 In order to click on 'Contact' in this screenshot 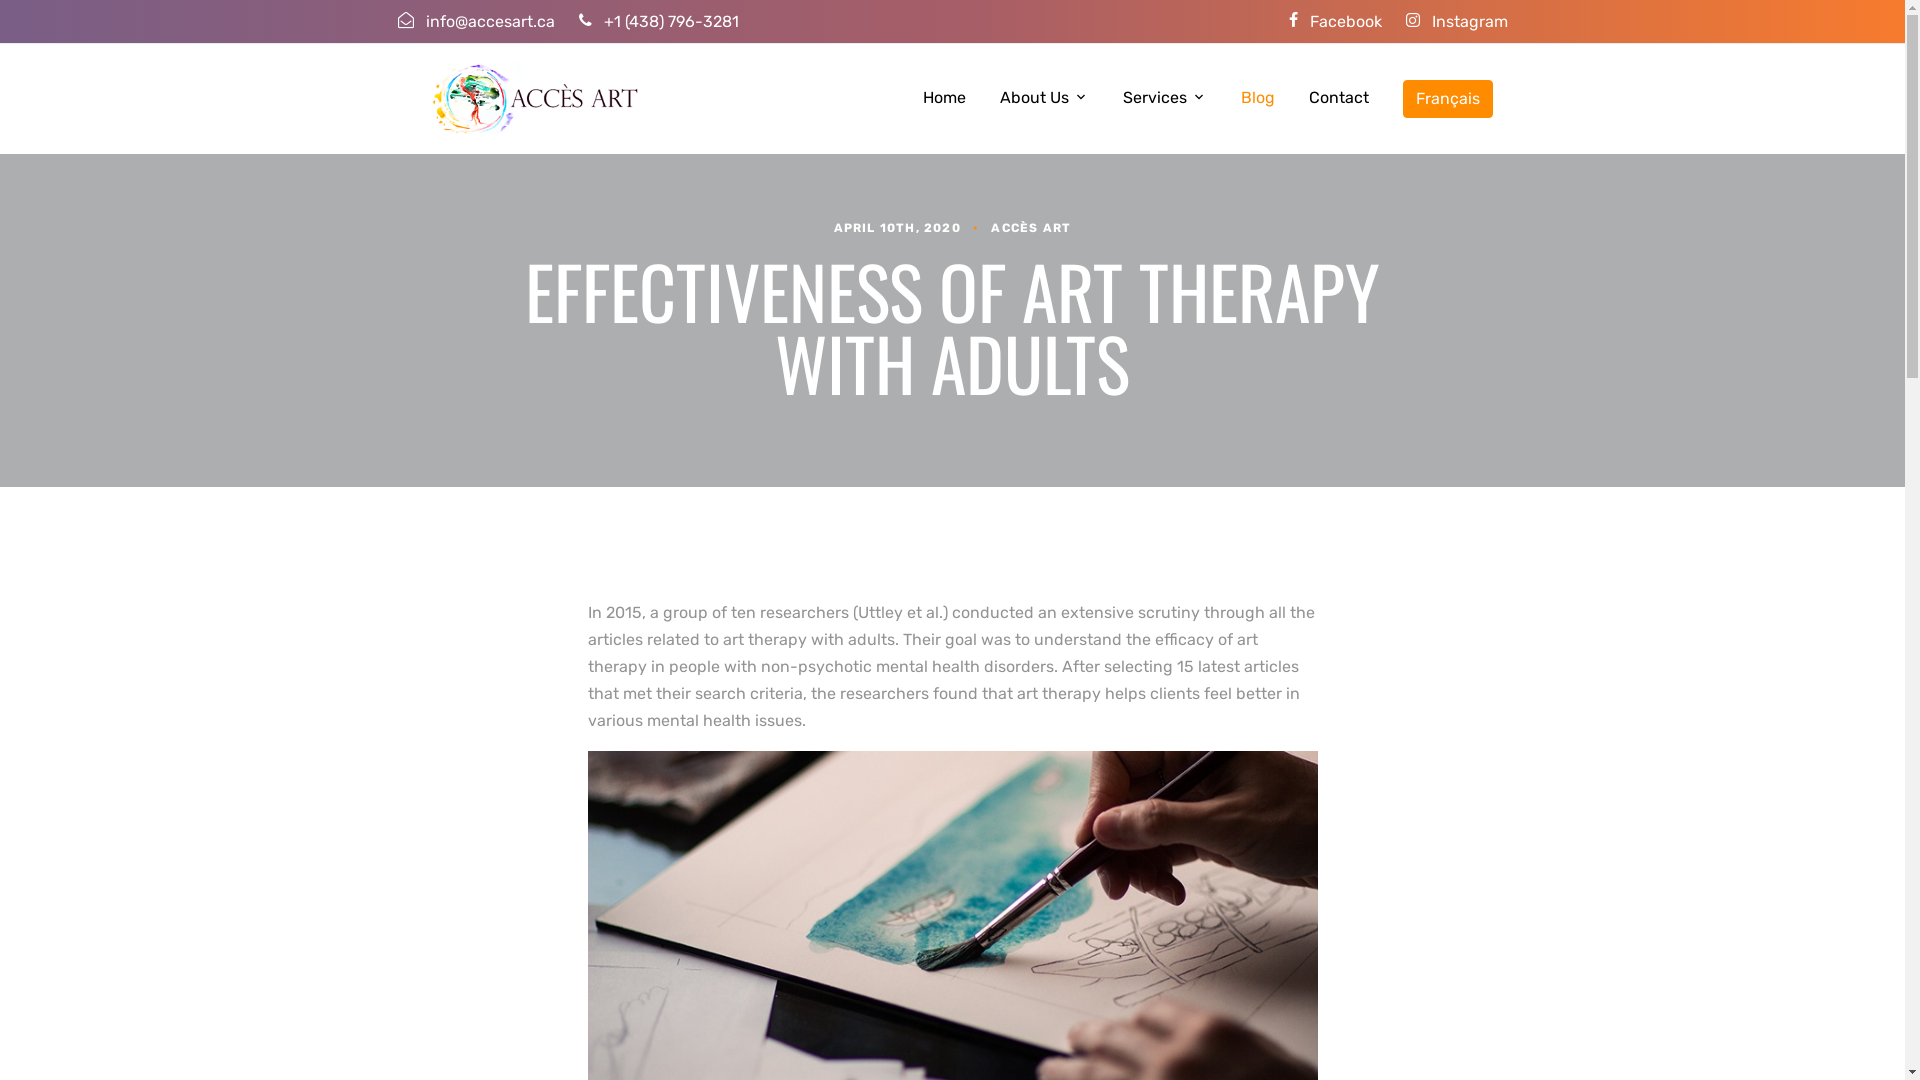, I will do `click(1338, 97)`.